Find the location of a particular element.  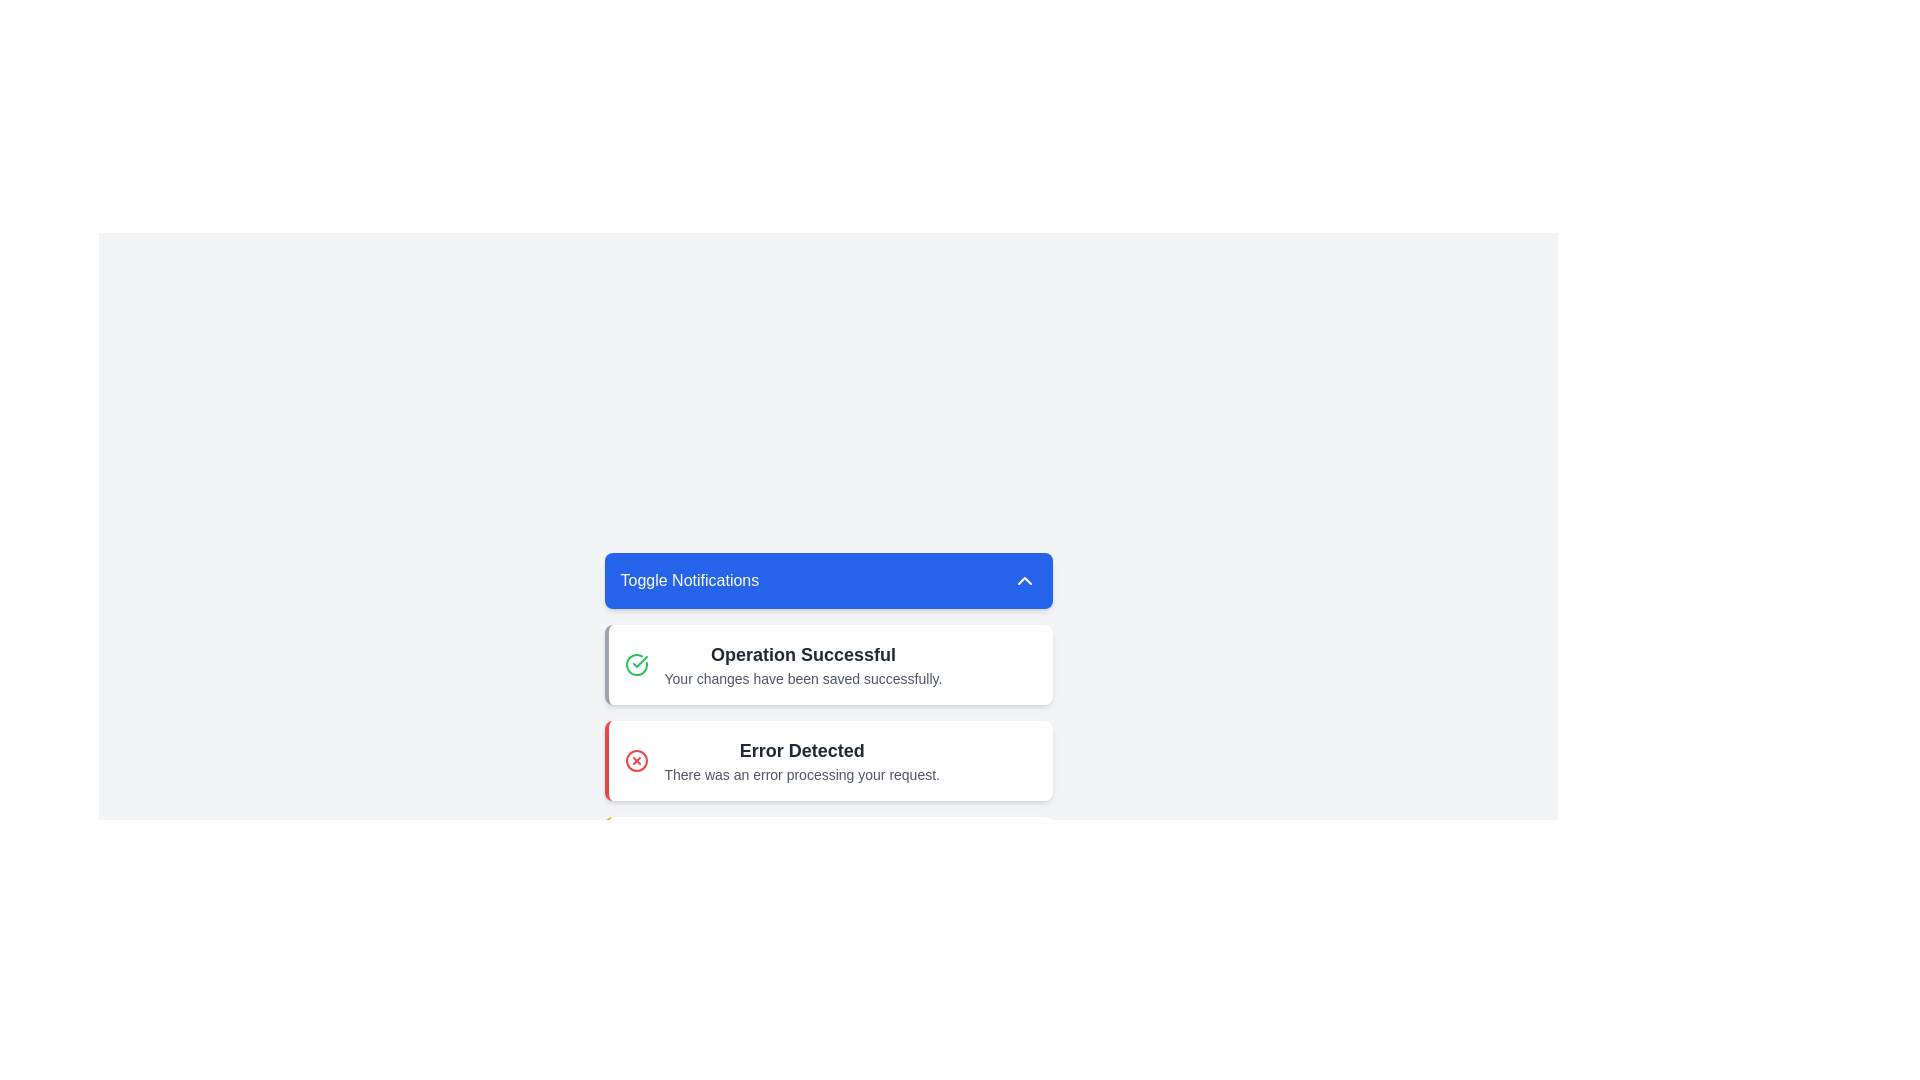

the chevron-up icon in the 'Toggle Notifications' section is located at coordinates (1024, 581).